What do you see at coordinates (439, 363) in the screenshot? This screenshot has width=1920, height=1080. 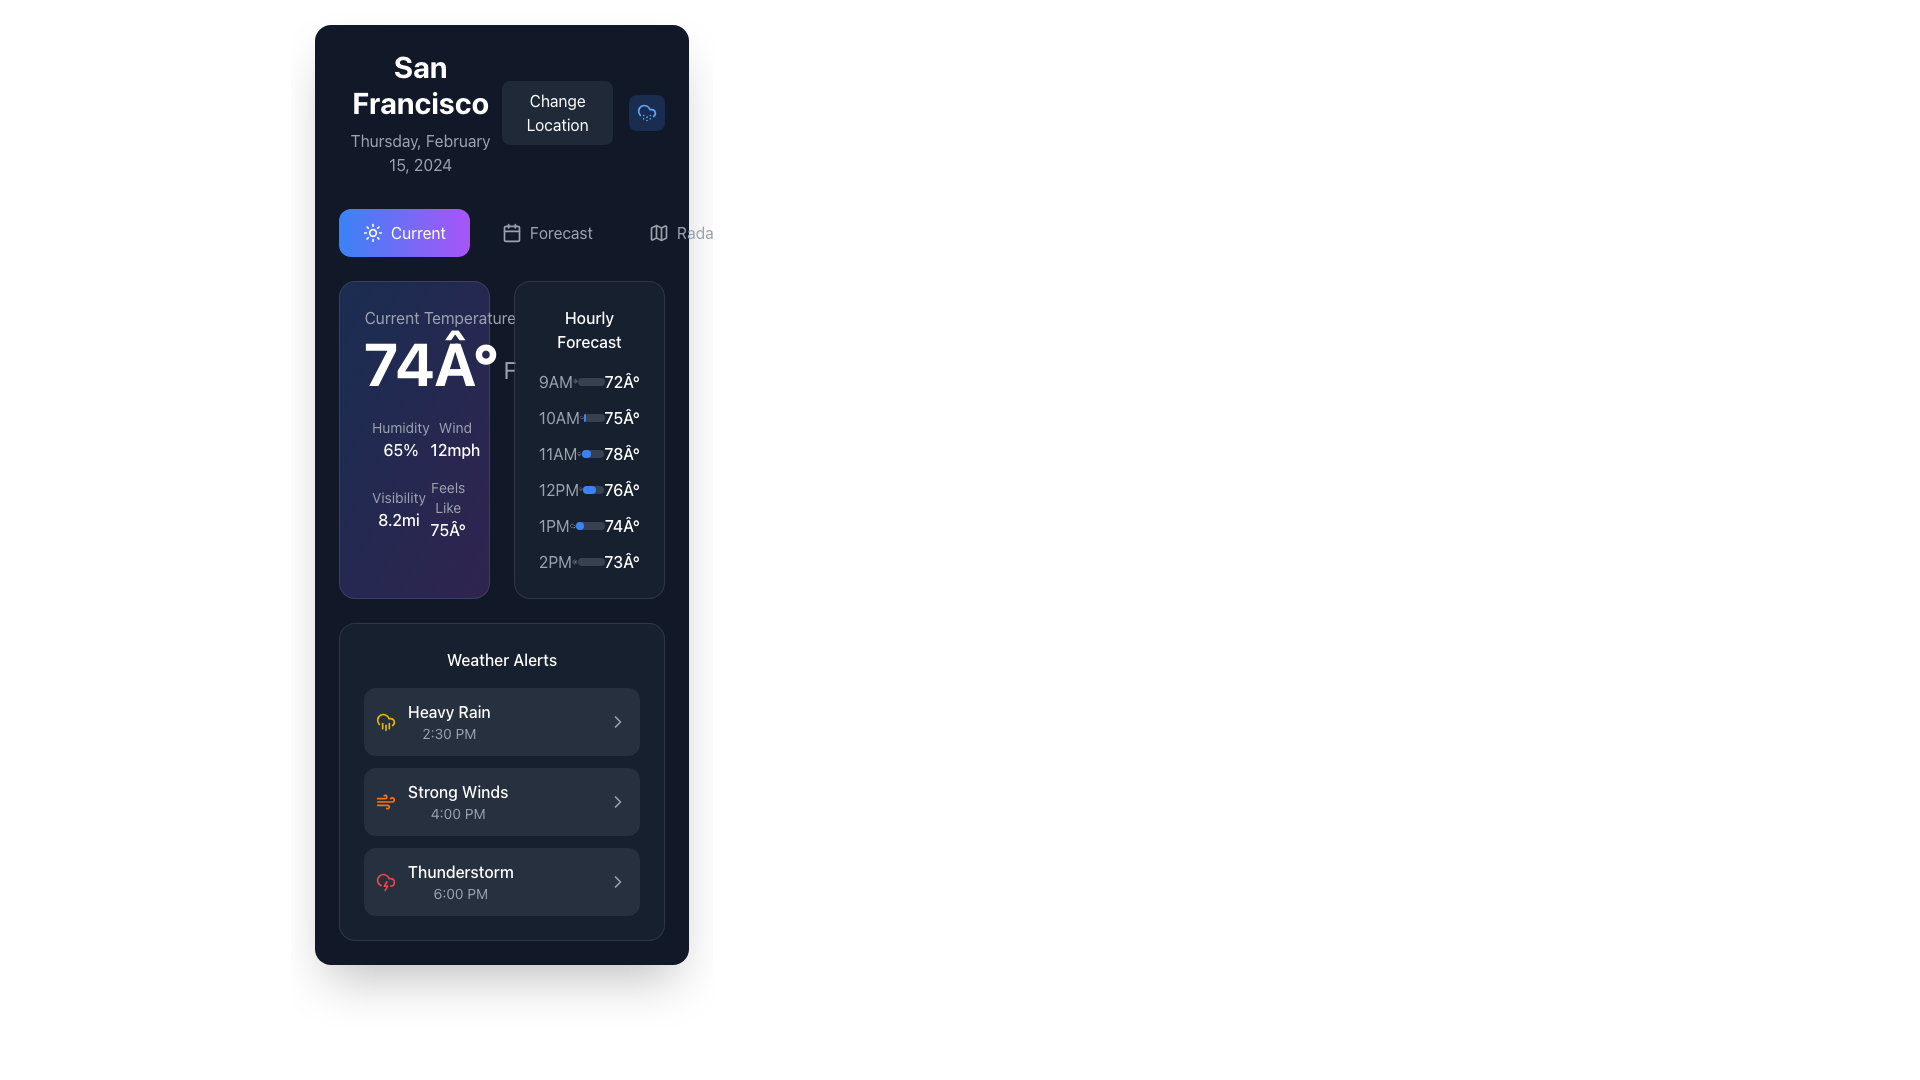 I see `the temperature display label located in the upper left portion of the weather interface panel, directly under 'Current Temperature'` at bounding box center [439, 363].